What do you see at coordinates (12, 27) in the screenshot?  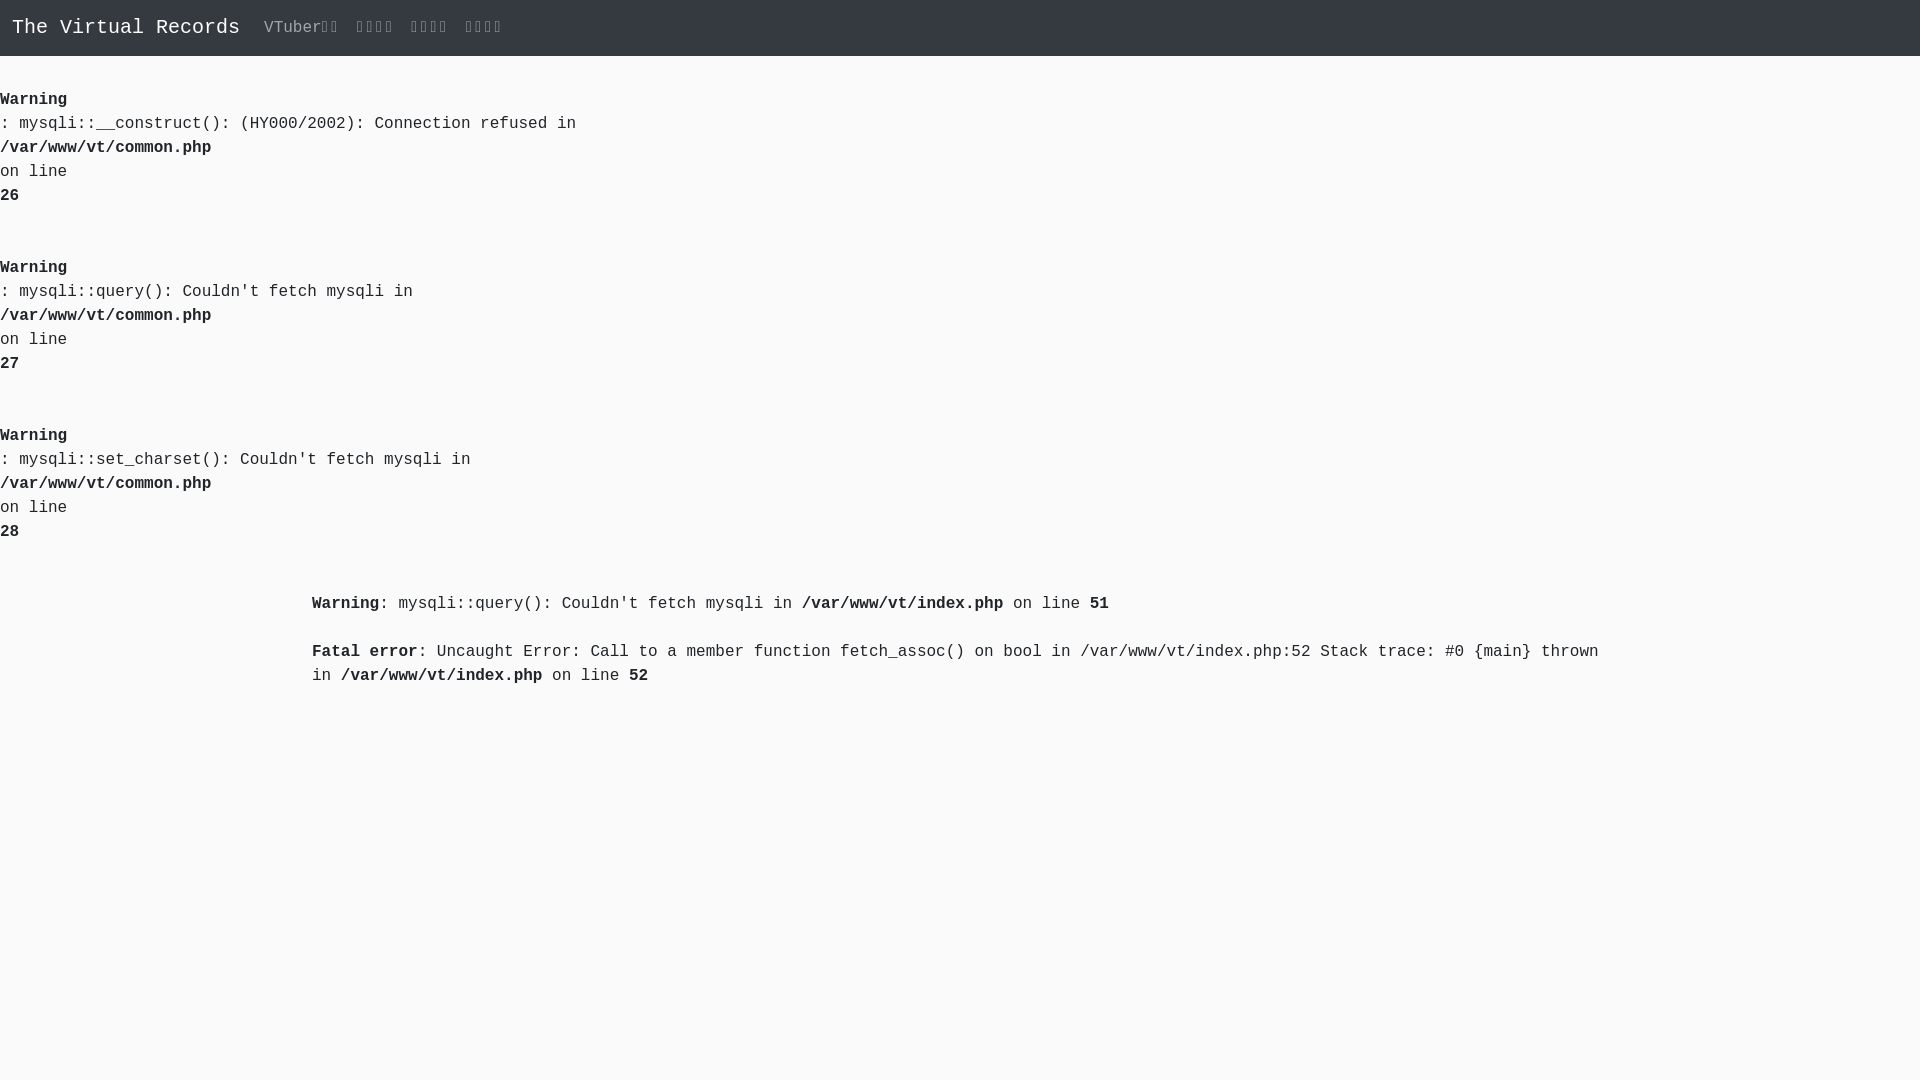 I see `'The Virtual Records'` at bounding box center [12, 27].